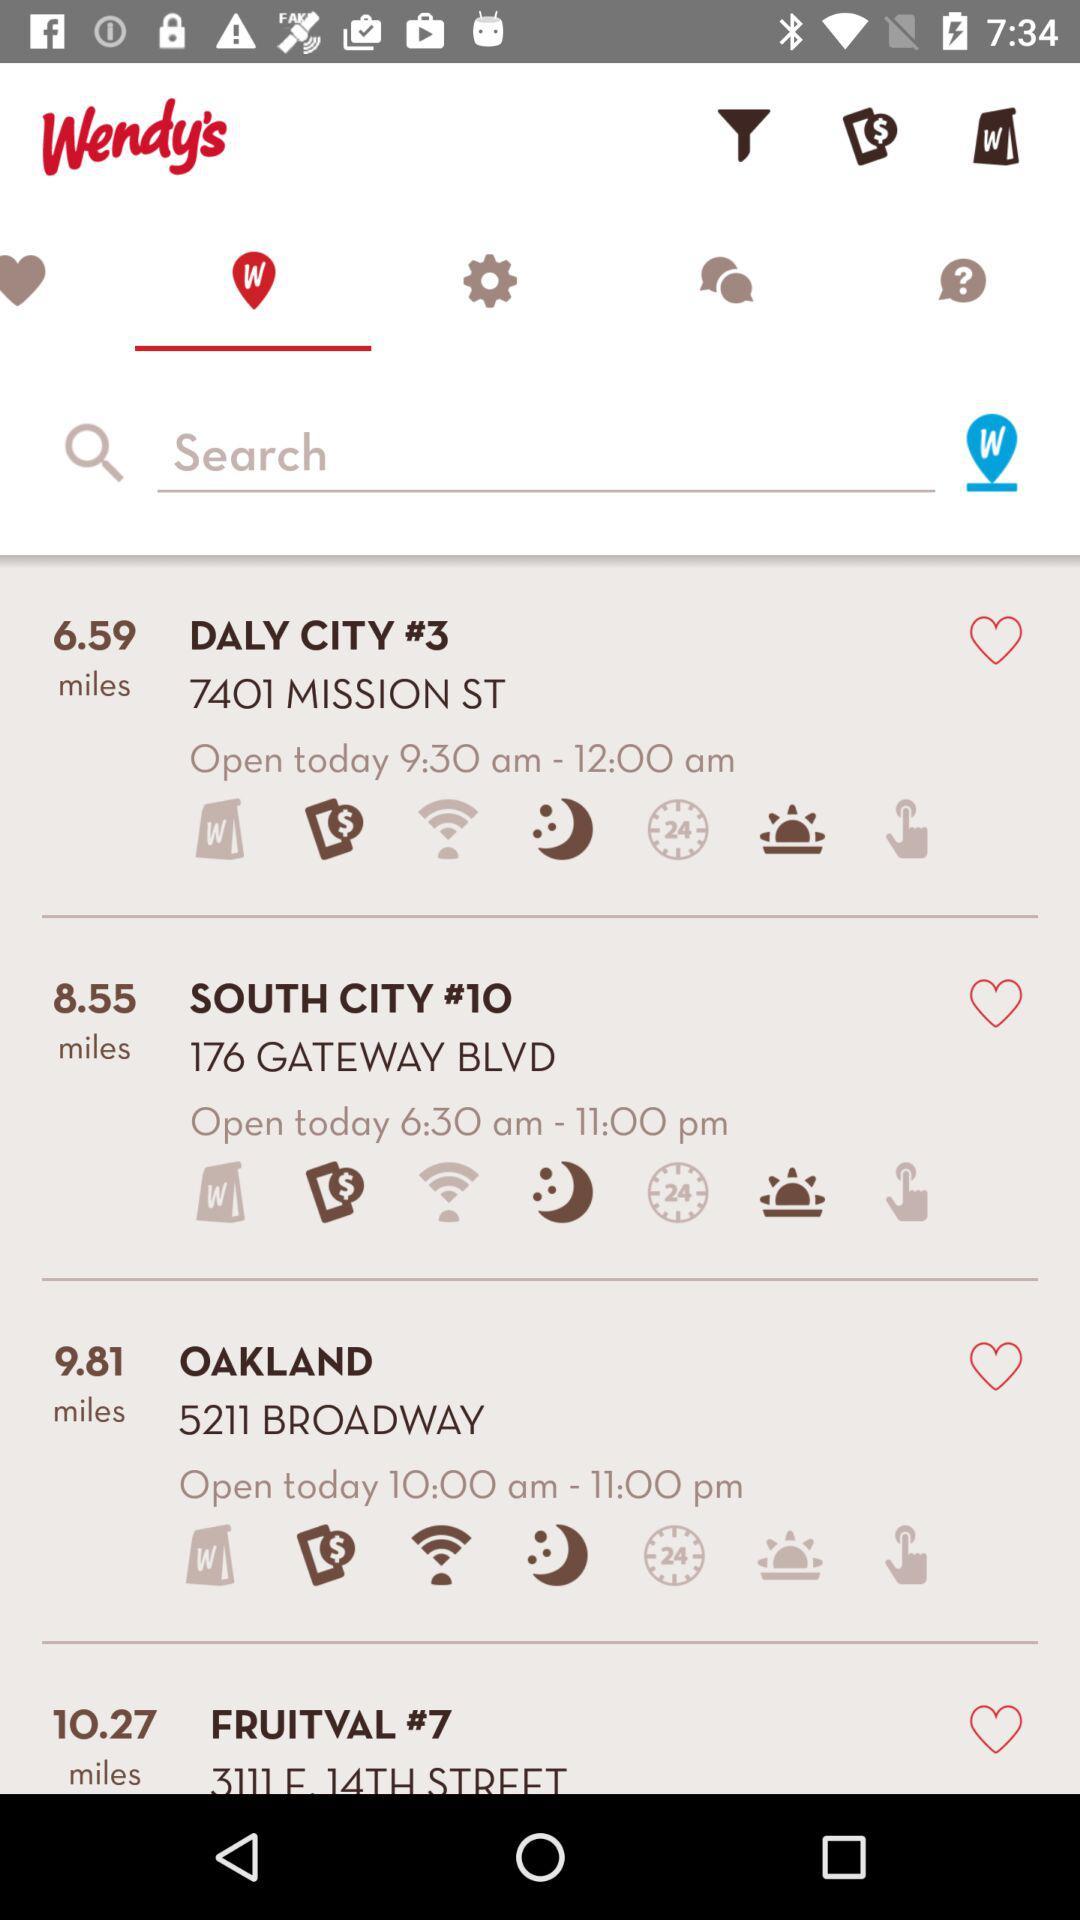 This screenshot has width=1080, height=1920. I want to click on messages, so click(725, 279).